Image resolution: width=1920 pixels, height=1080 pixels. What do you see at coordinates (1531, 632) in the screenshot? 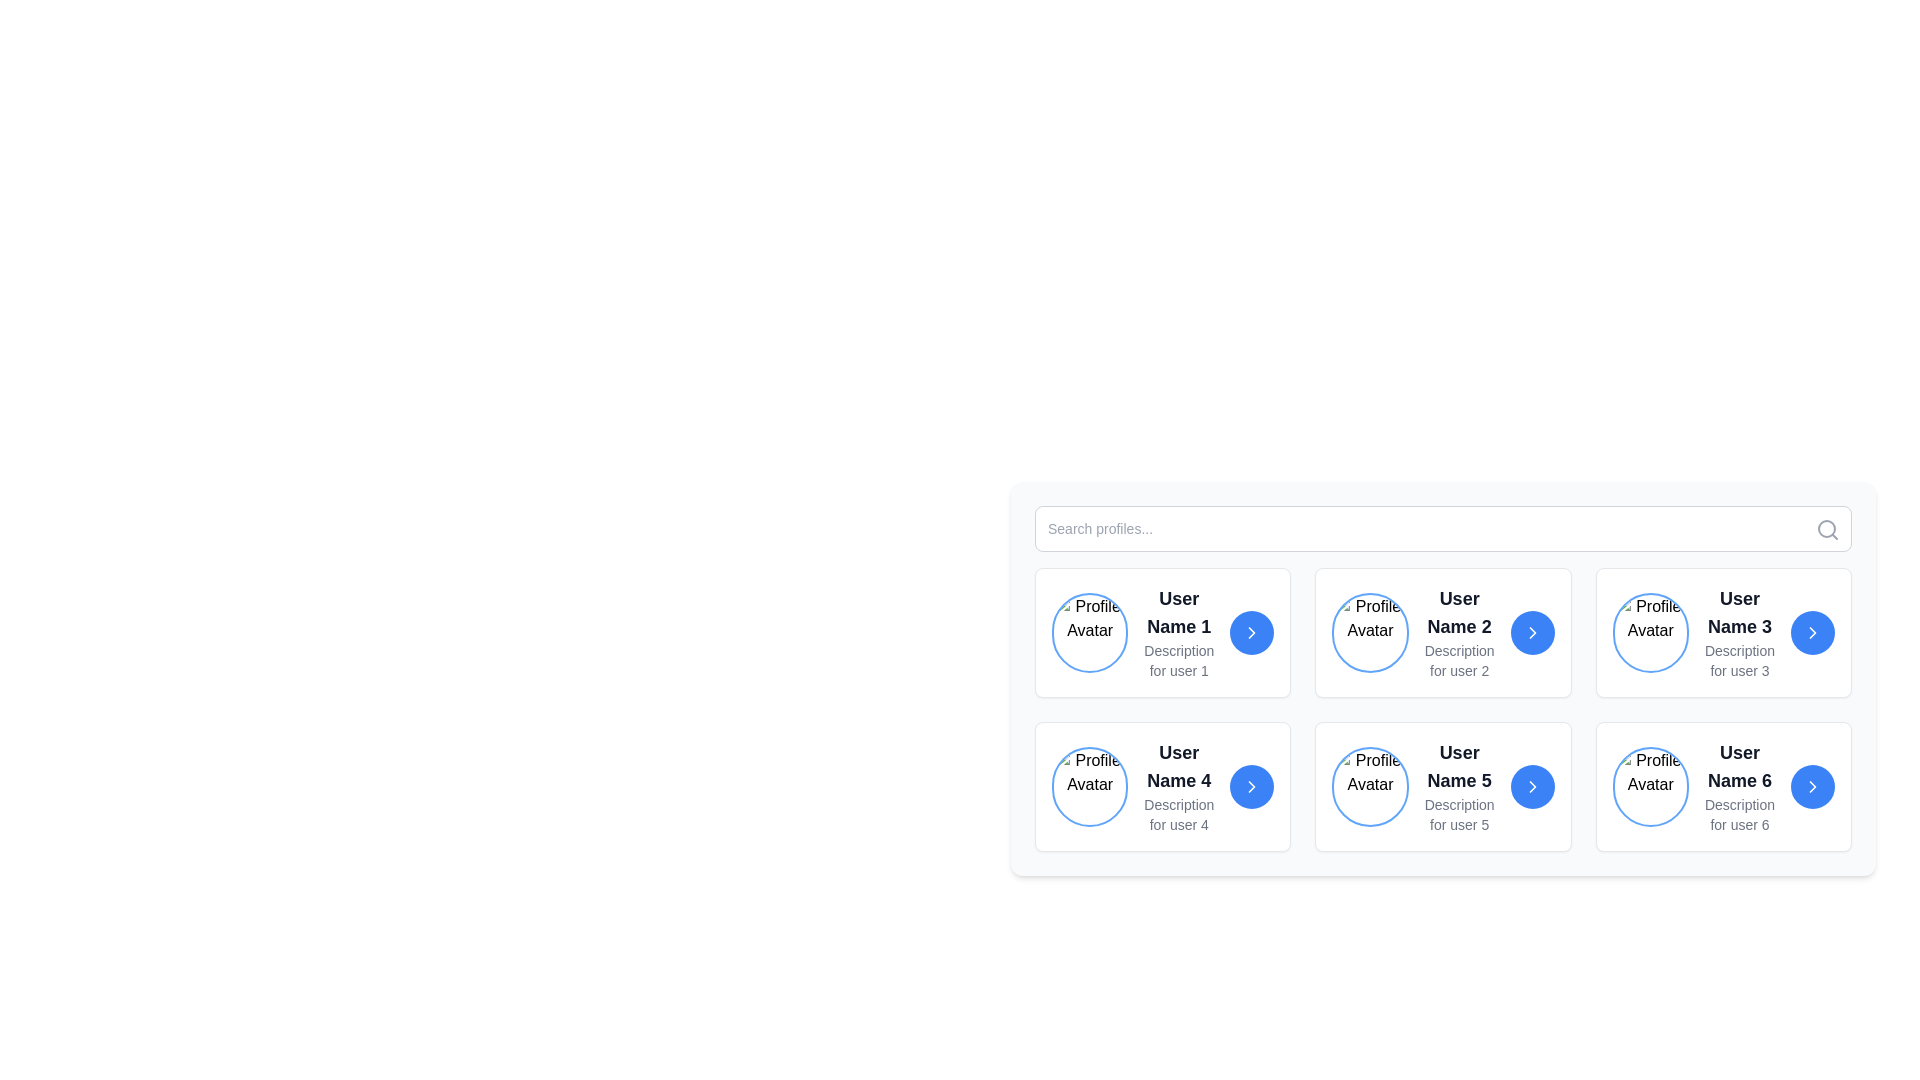
I see `the navigation icon located on the far right side of the second card in the profile card layout` at bounding box center [1531, 632].